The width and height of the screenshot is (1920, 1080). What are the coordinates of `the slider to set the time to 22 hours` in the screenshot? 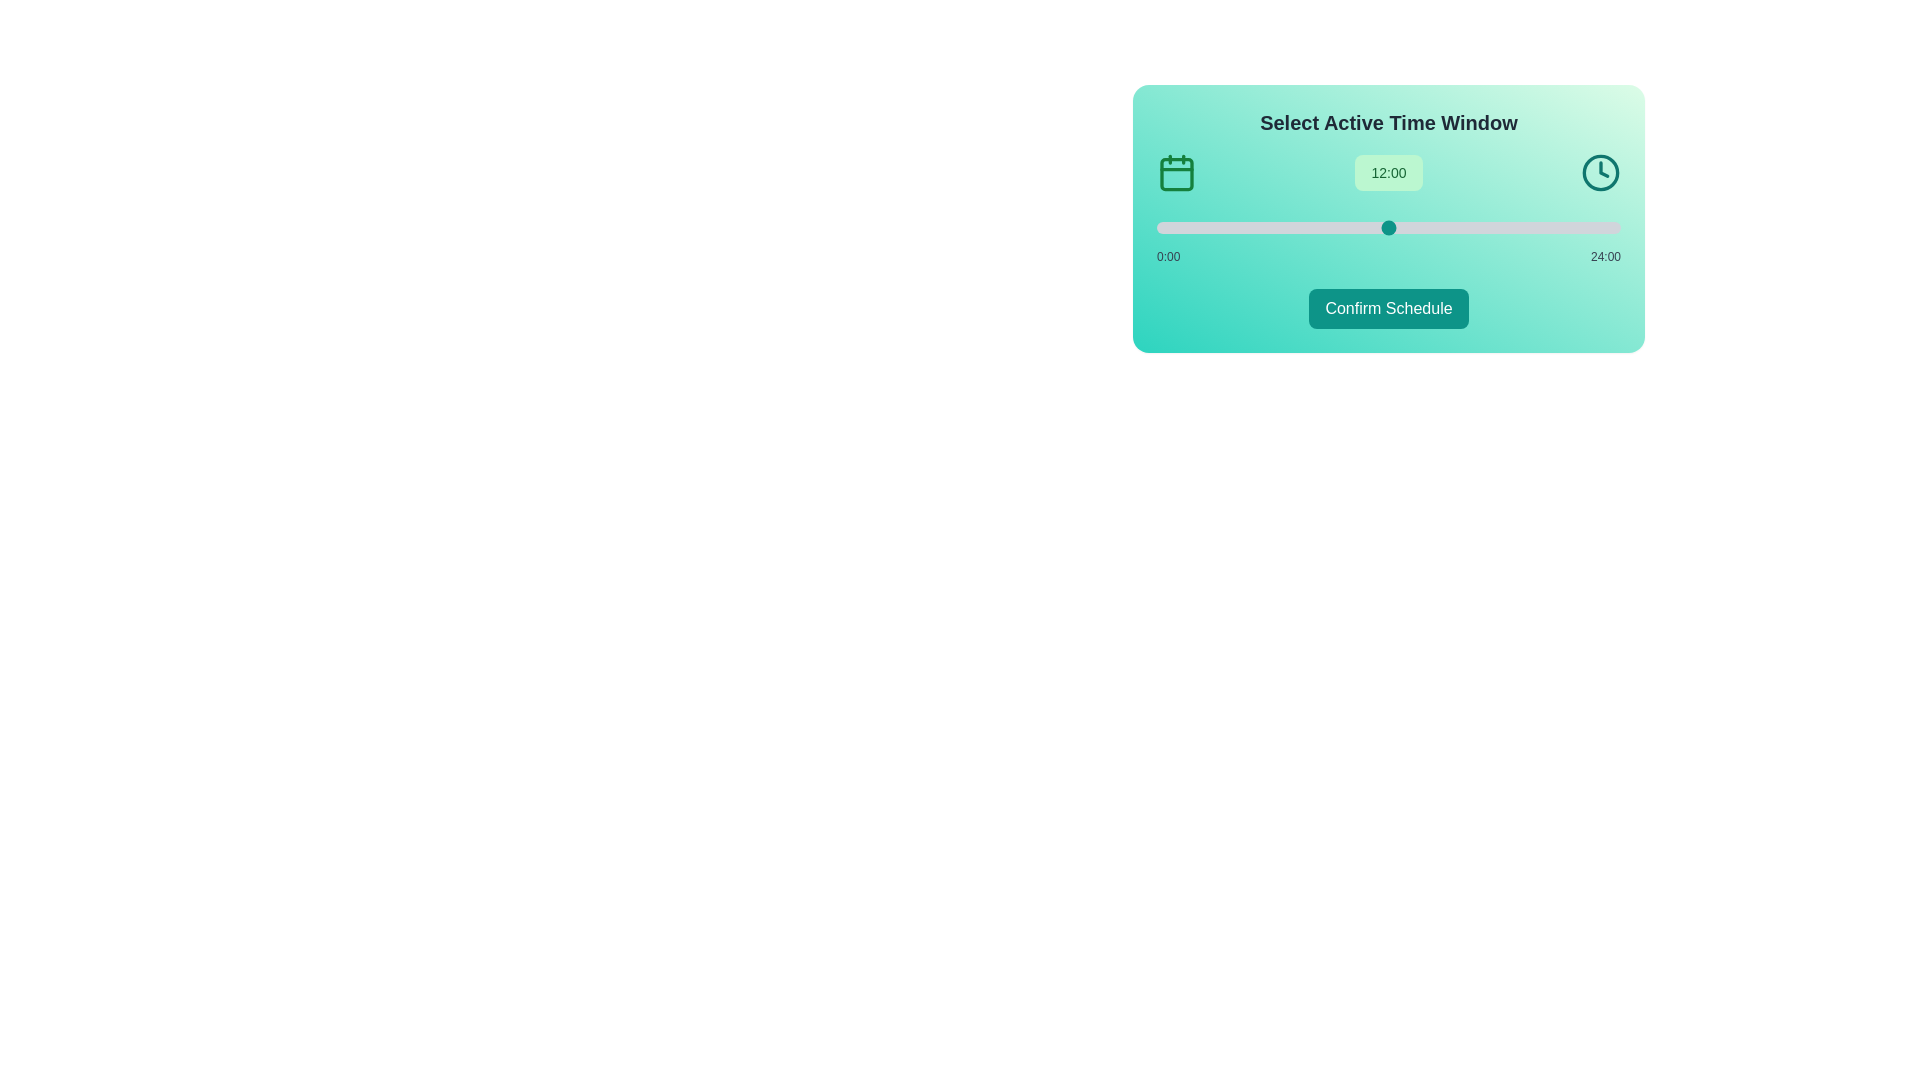 It's located at (1581, 226).